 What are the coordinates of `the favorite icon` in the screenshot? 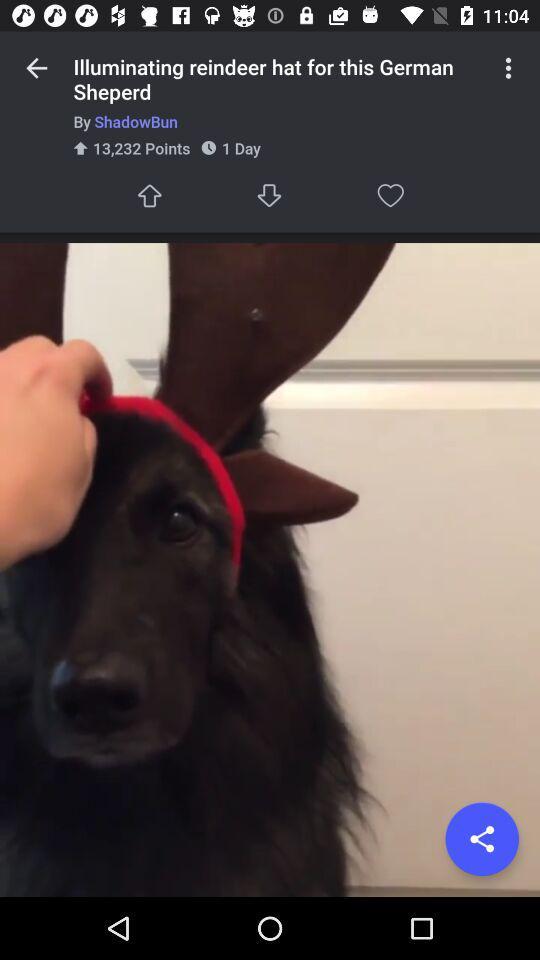 It's located at (390, 195).